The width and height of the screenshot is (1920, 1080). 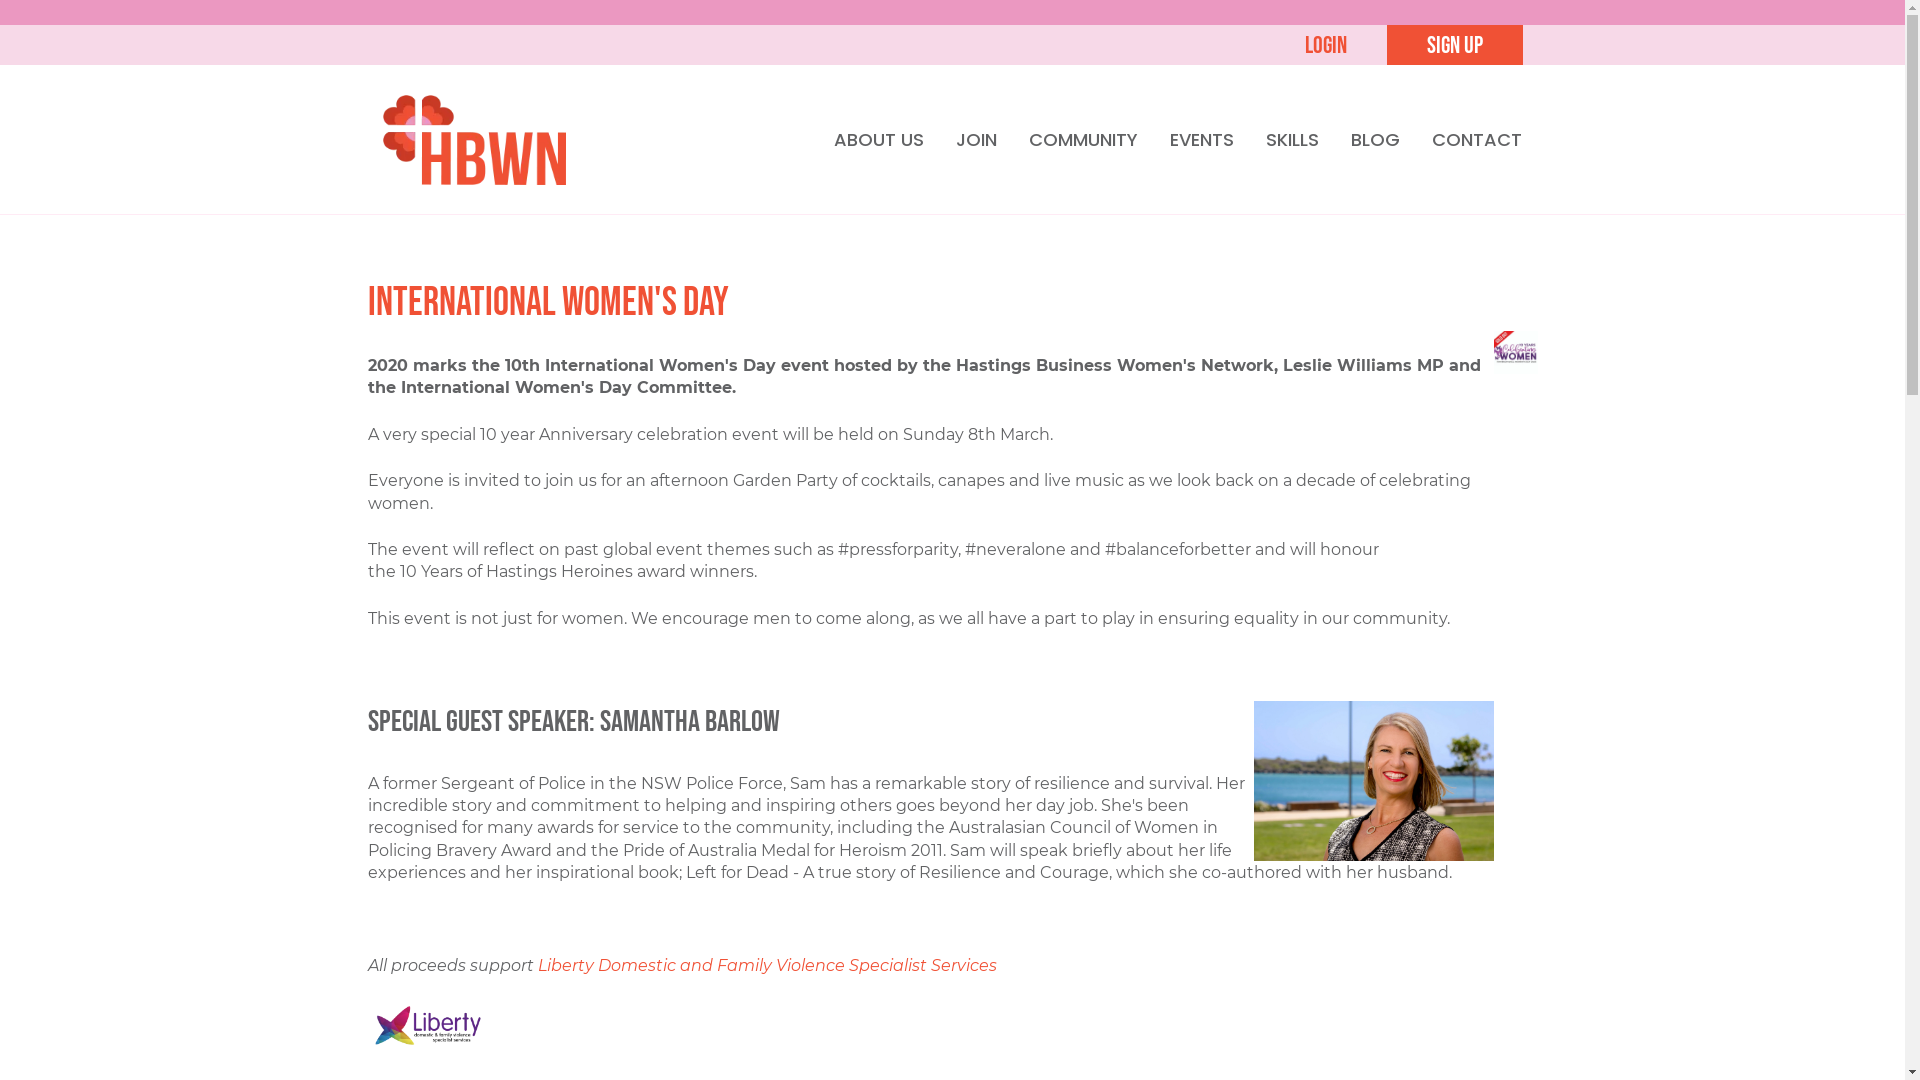 What do you see at coordinates (1476, 138) in the screenshot?
I see `'CONTACT'` at bounding box center [1476, 138].